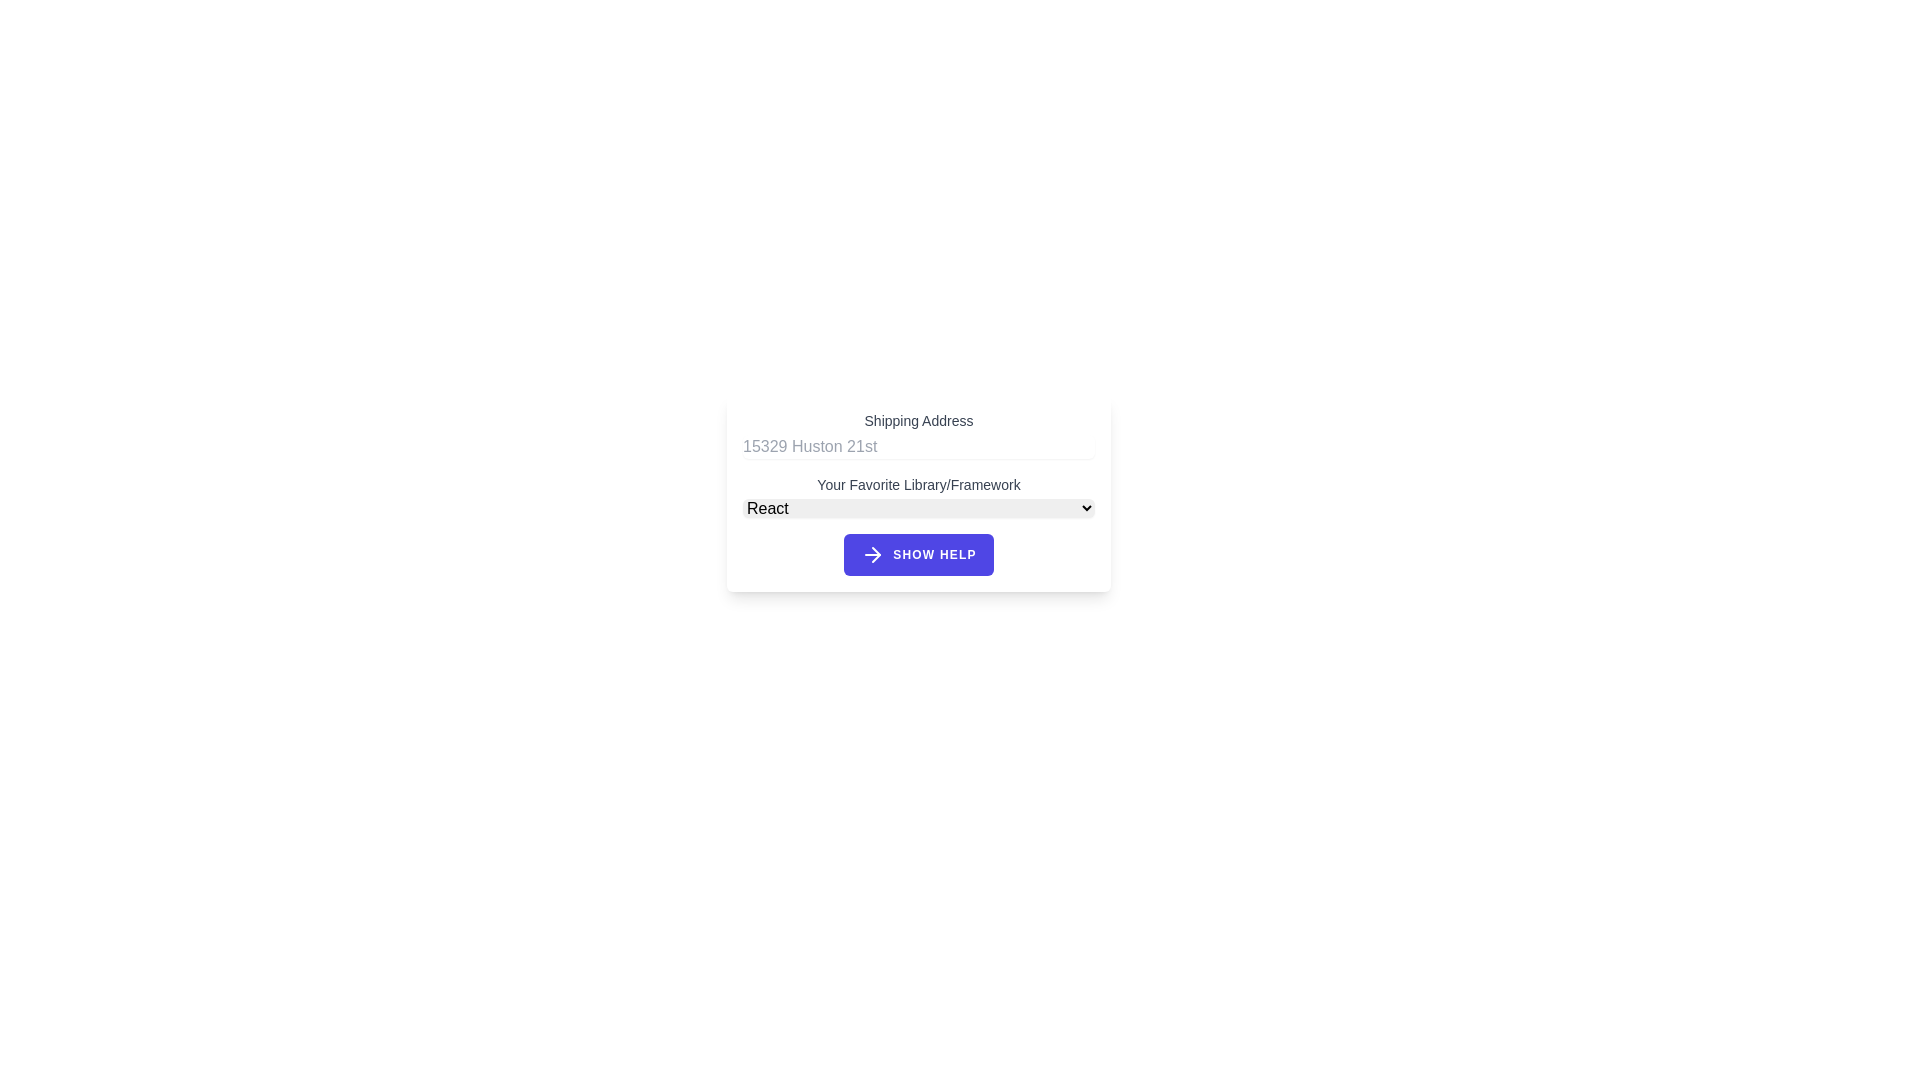 The image size is (1920, 1080). Describe the element at coordinates (873, 555) in the screenshot. I see `the right-pointing arrow icon located to the left of the 'Show Help' text within the purple rectangular button` at that location.